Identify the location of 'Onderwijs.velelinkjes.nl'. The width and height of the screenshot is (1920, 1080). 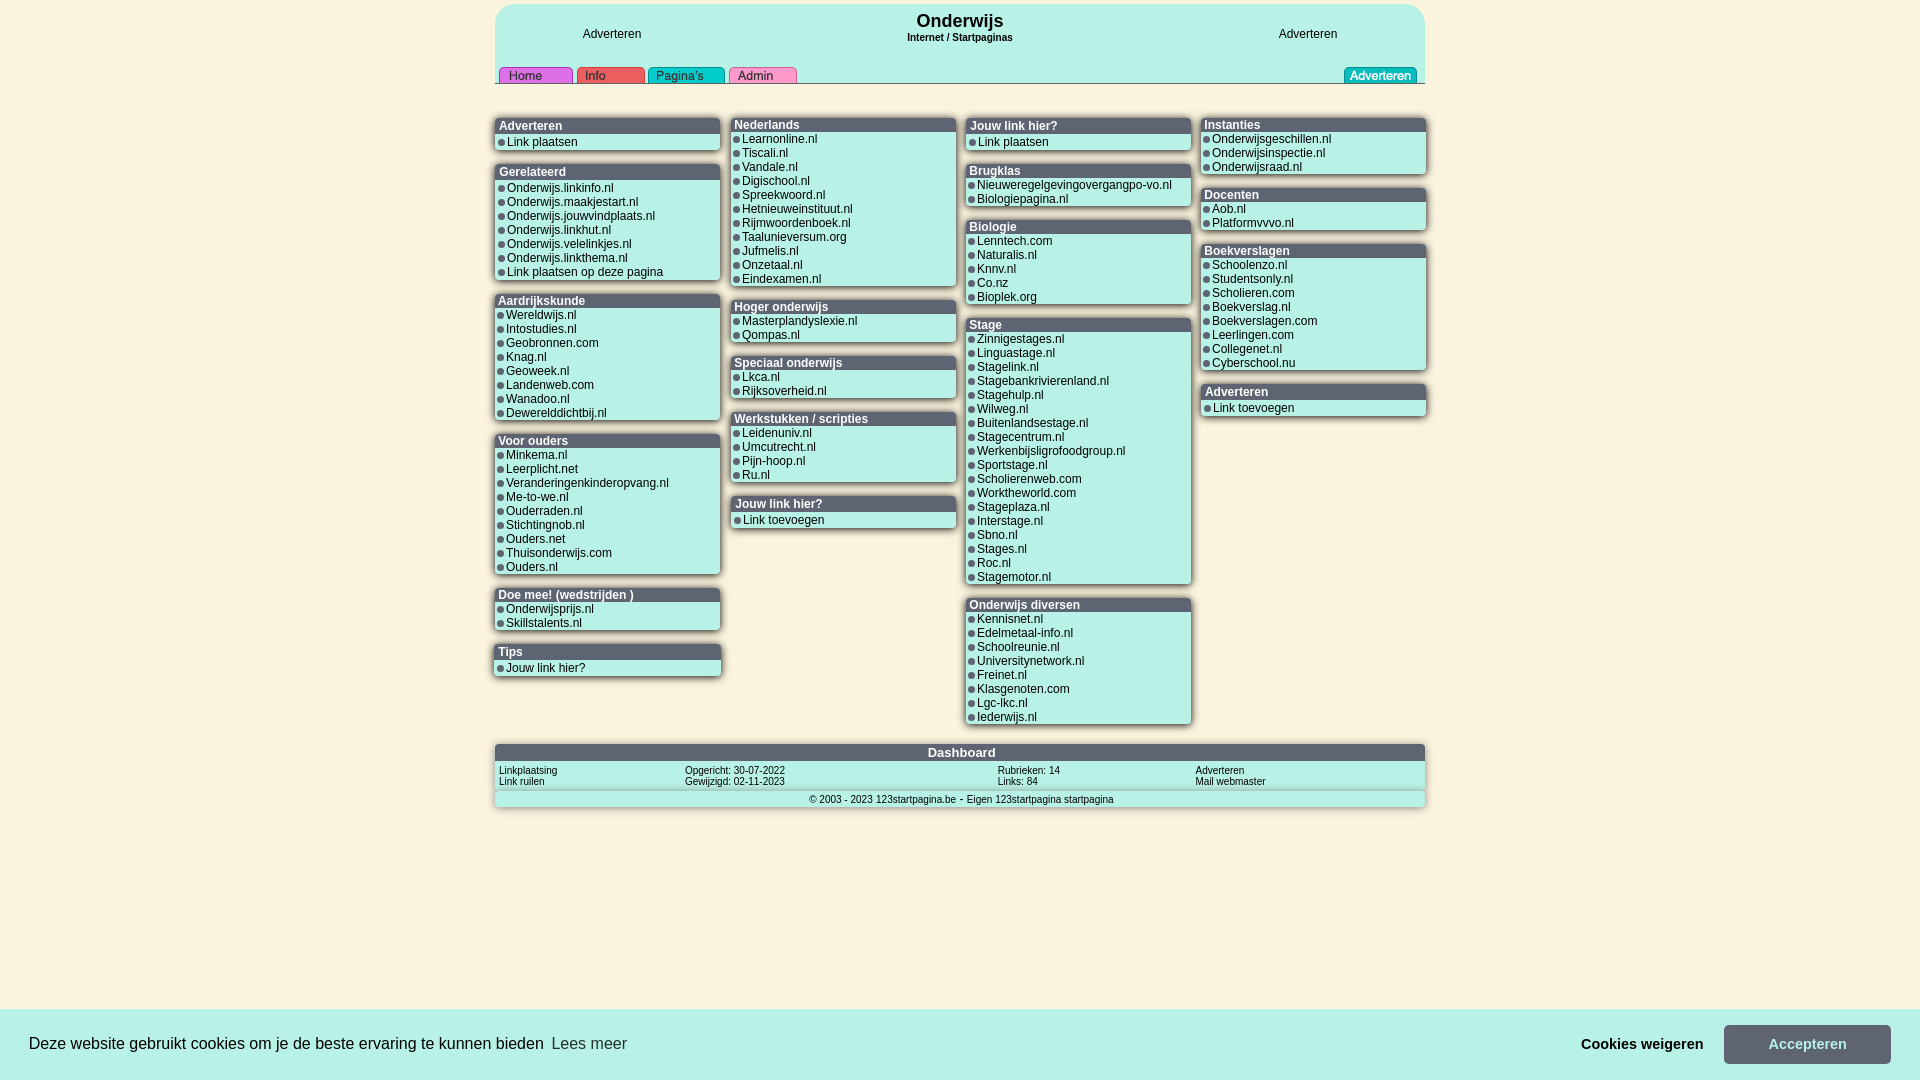
(568, 242).